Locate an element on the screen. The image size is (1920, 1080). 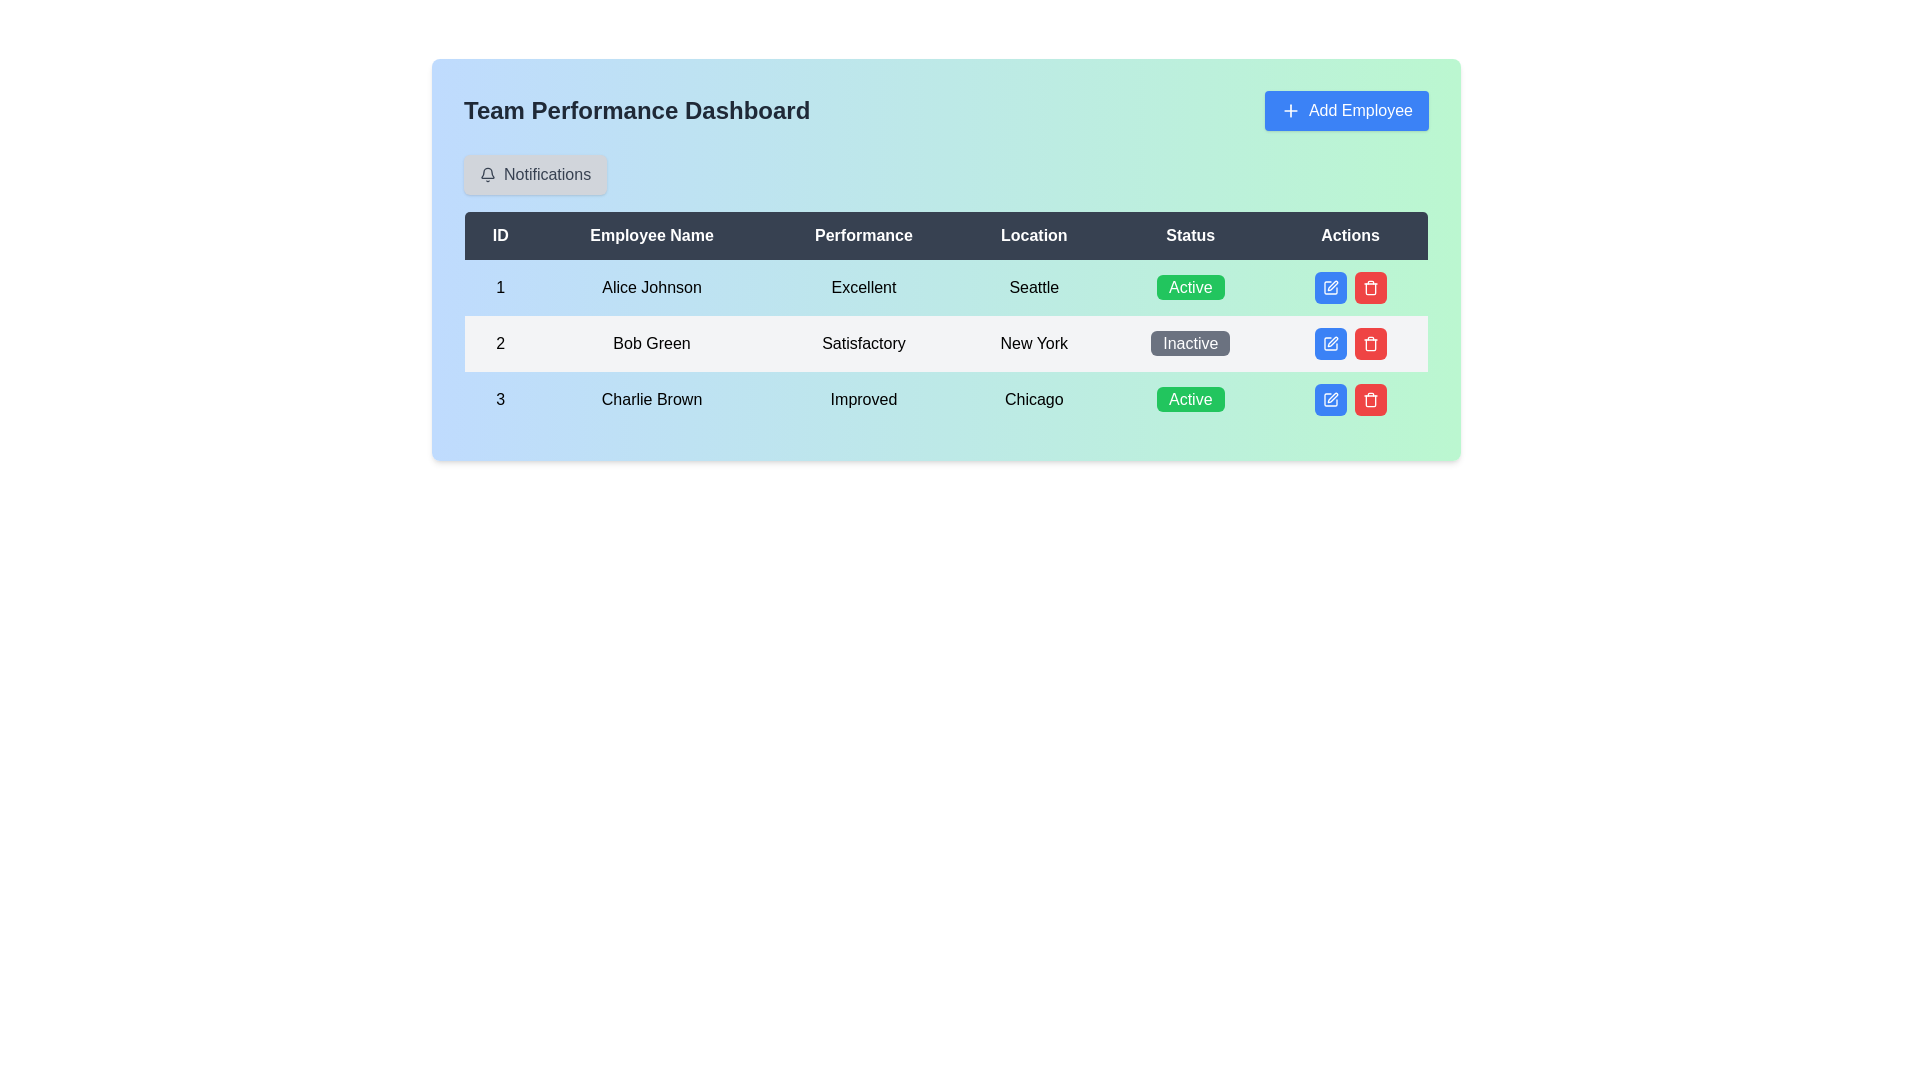
or interpret the text label displaying 'Chicago' in bold black font, located in the 'Location' column of the table row titled '3 Charlie Brown Improved Active' is located at coordinates (1034, 400).